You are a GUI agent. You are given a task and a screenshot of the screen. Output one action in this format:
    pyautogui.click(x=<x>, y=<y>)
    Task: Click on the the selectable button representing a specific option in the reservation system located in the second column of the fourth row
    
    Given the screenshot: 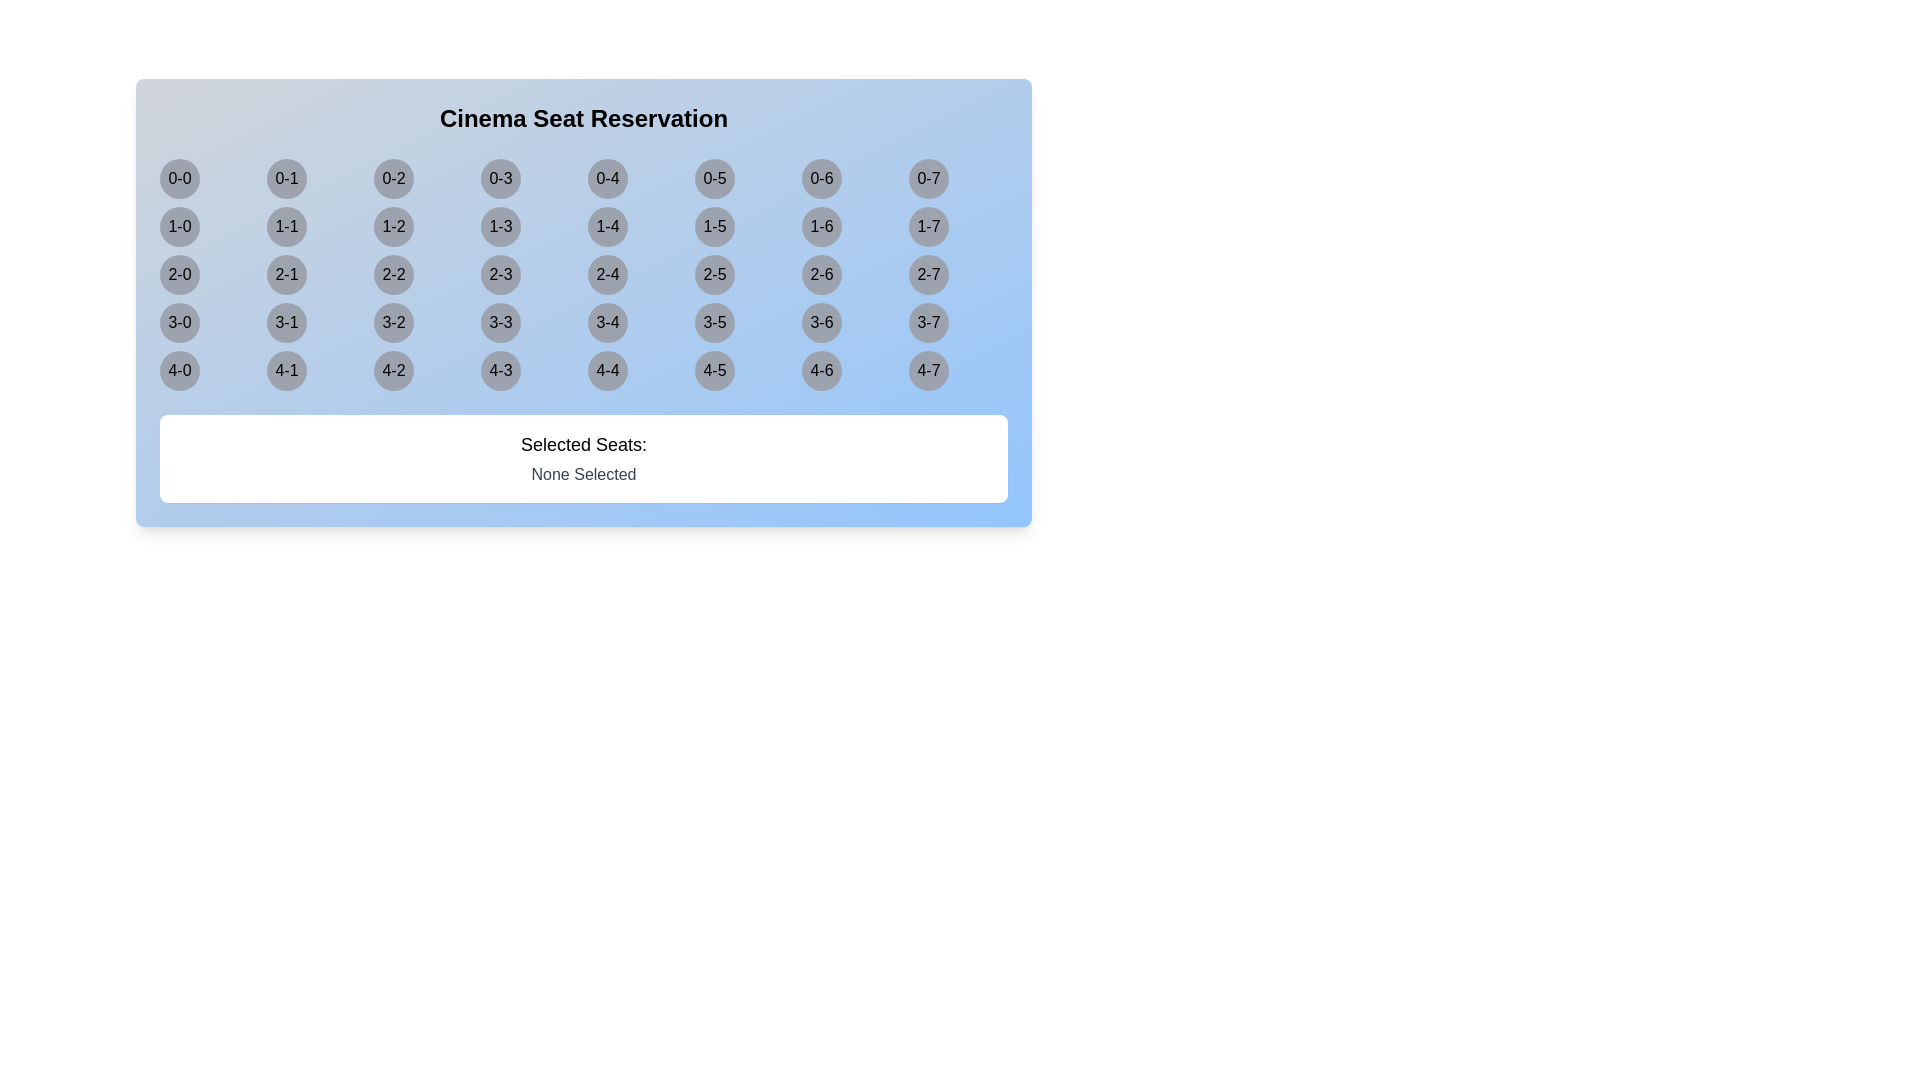 What is the action you would take?
    pyautogui.click(x=180, y=322)
    